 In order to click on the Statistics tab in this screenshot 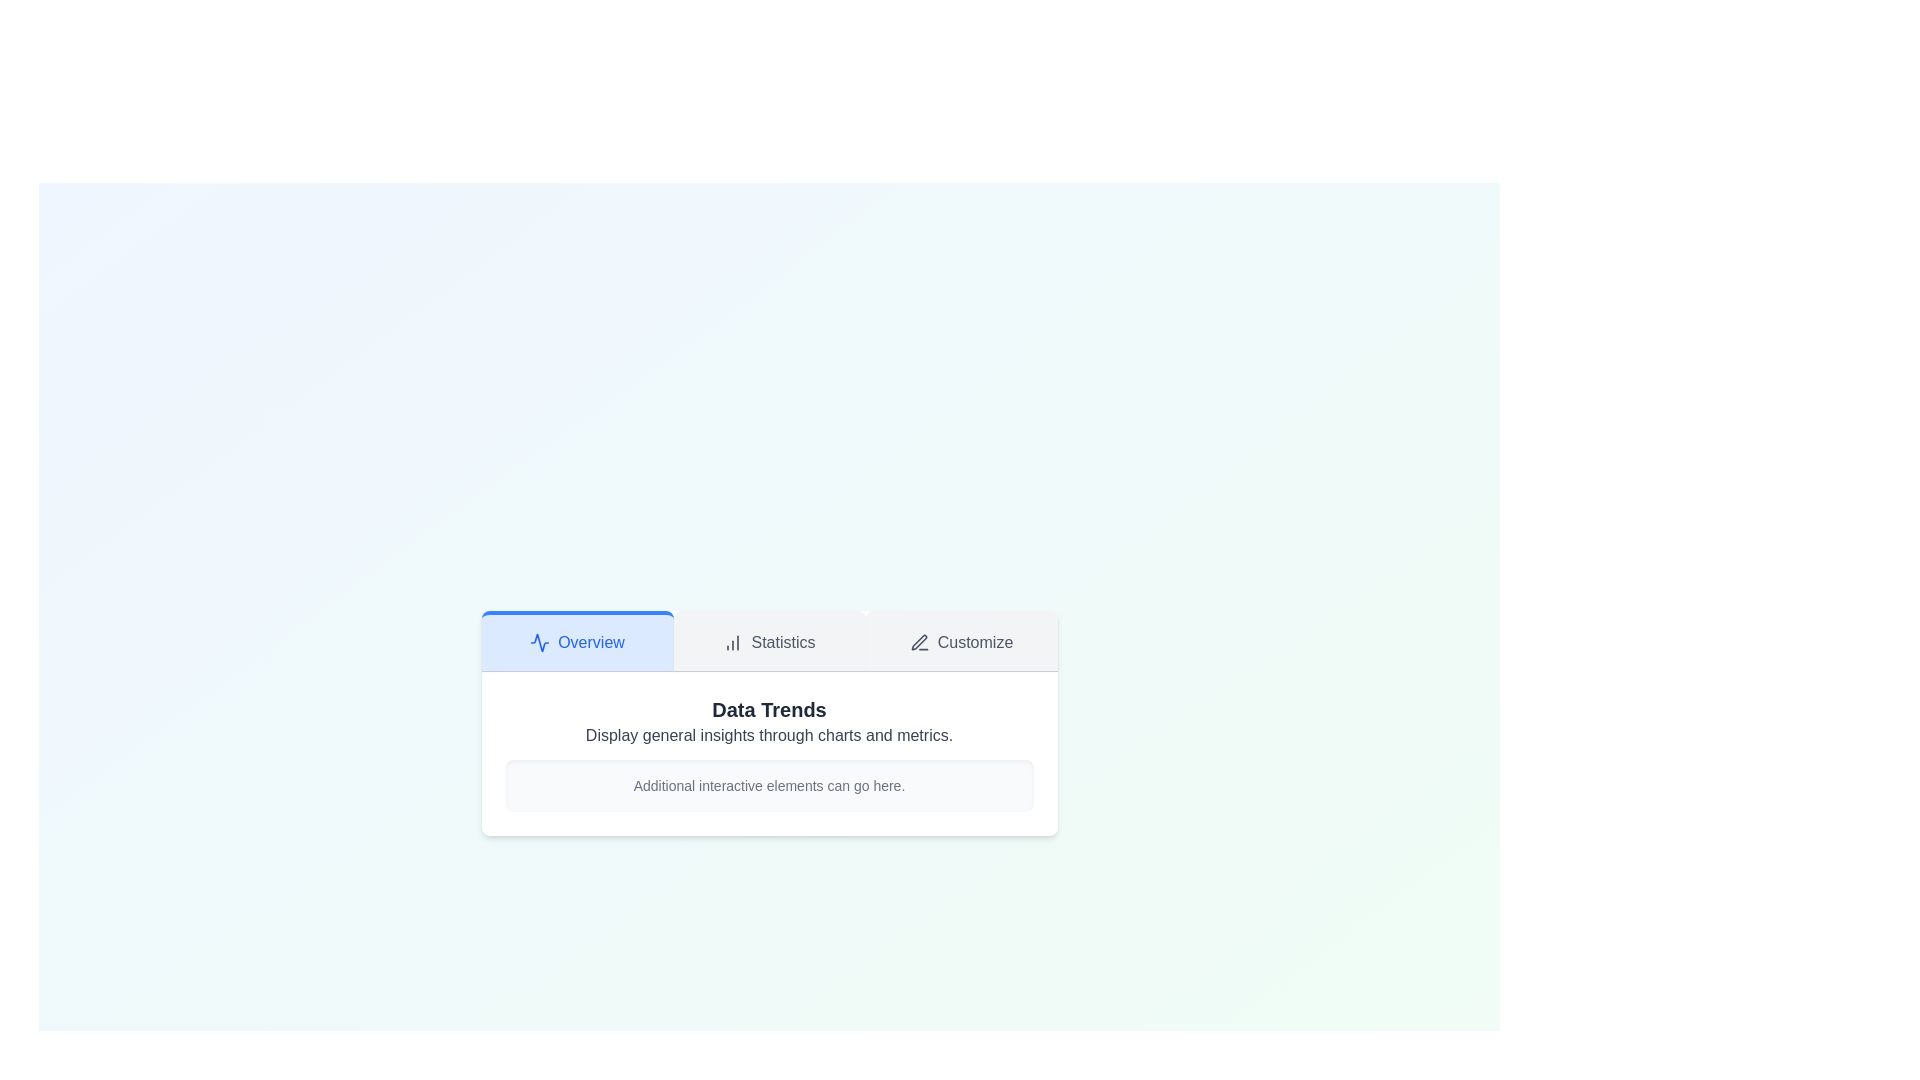, I will do `click(768, 640)`.